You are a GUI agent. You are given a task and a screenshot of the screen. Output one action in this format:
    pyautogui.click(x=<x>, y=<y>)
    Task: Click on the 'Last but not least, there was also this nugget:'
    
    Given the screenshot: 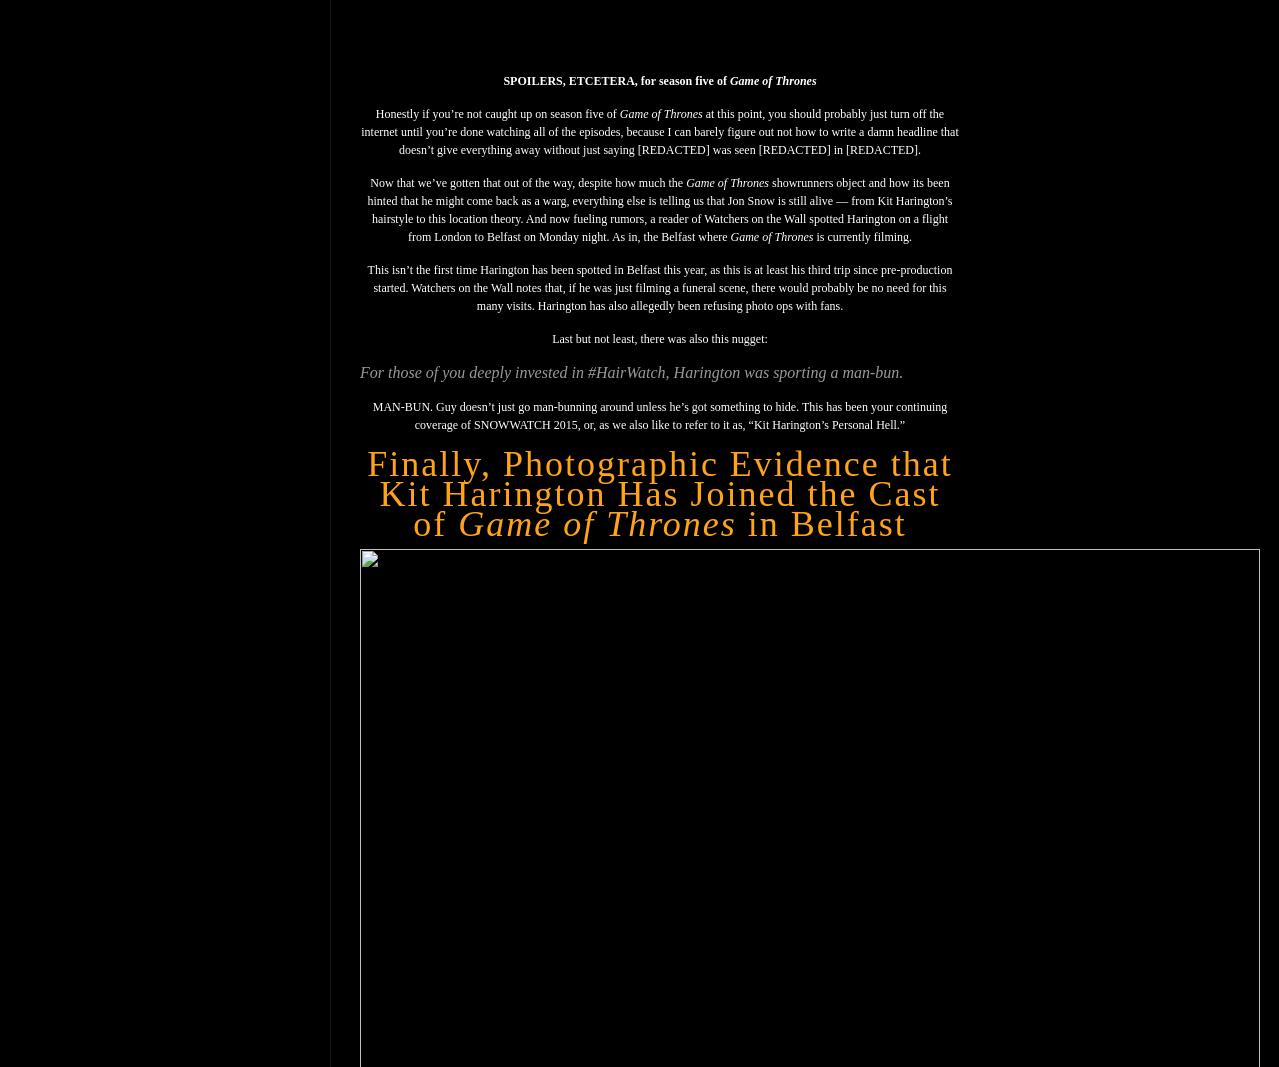 What is the action you would take?
    pyautogui.click(x=551, y=338)
    